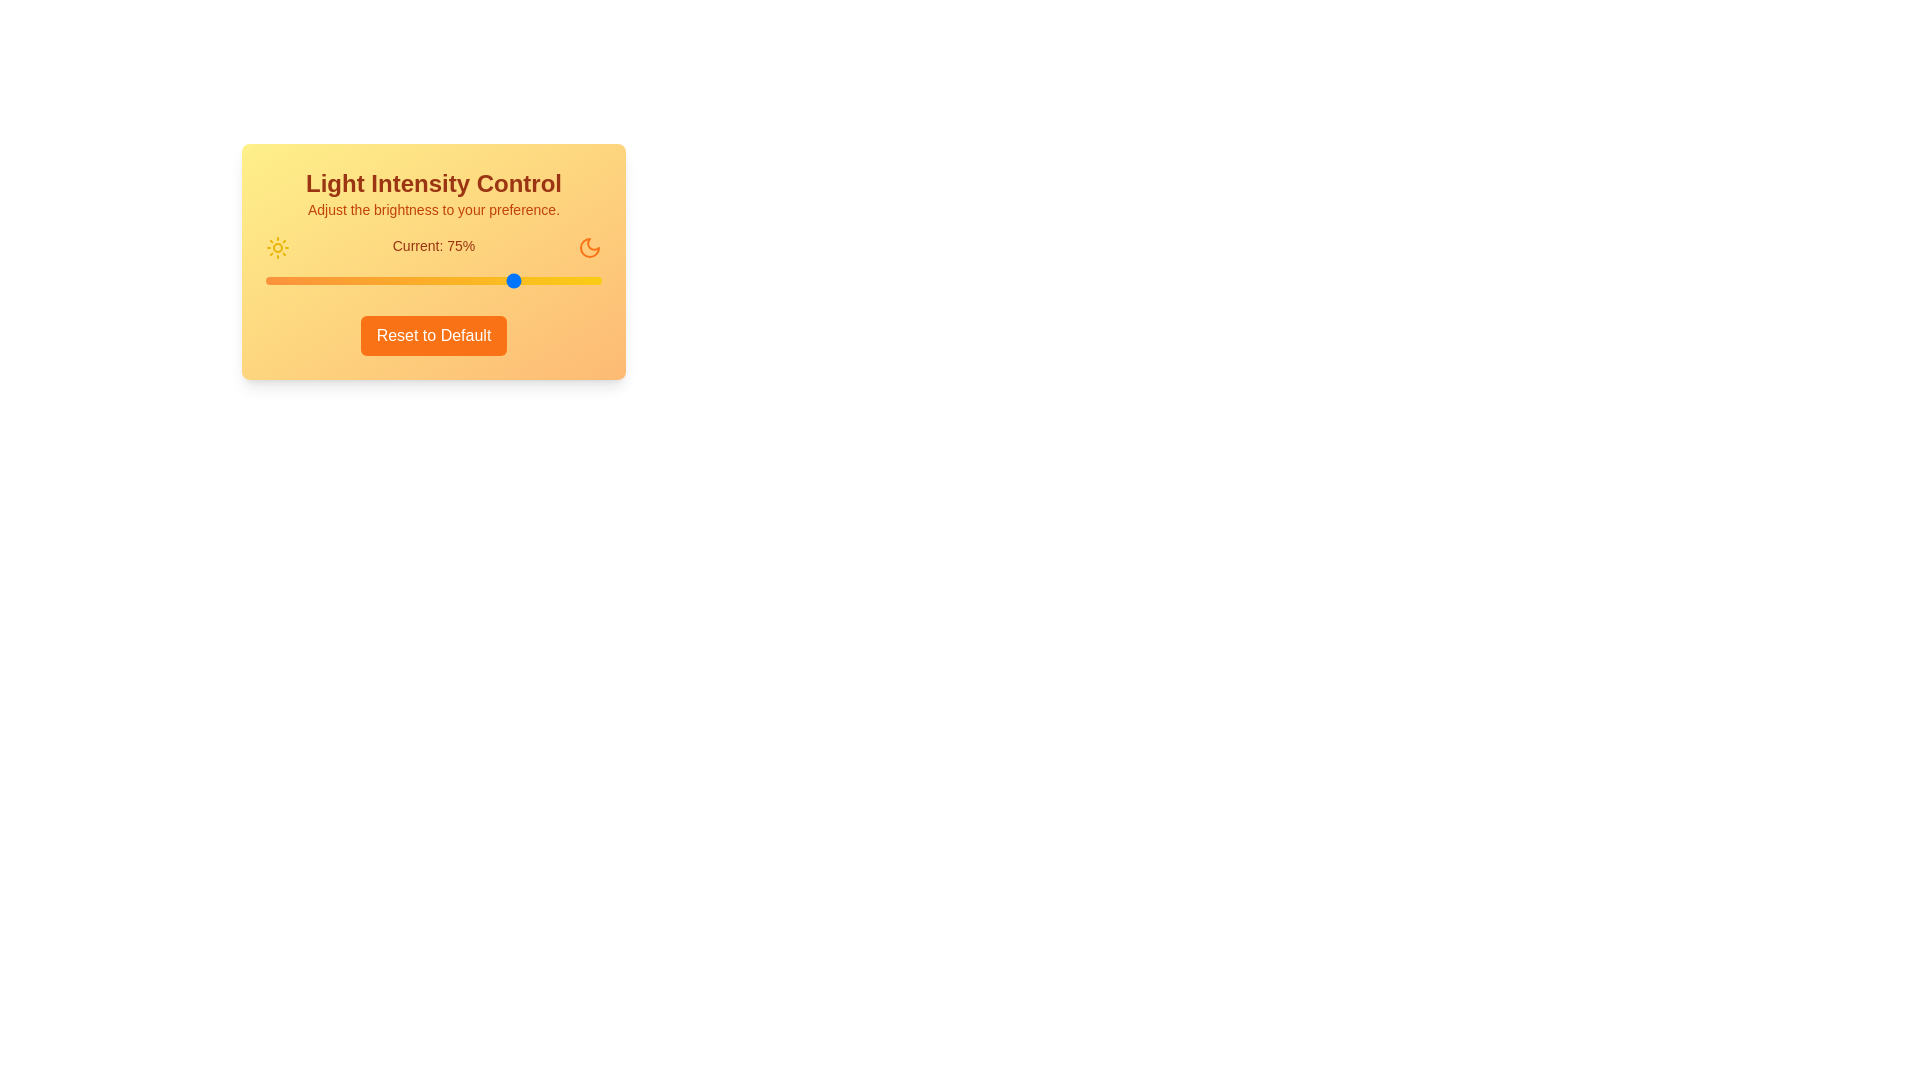 Image resolution: width=1920 pixels, height=1080 pixels. What do you see at coordinates (589, 246) in the screenshot?
I see `the moon icon to provide visual feedback` at bounding box center [589, 246].